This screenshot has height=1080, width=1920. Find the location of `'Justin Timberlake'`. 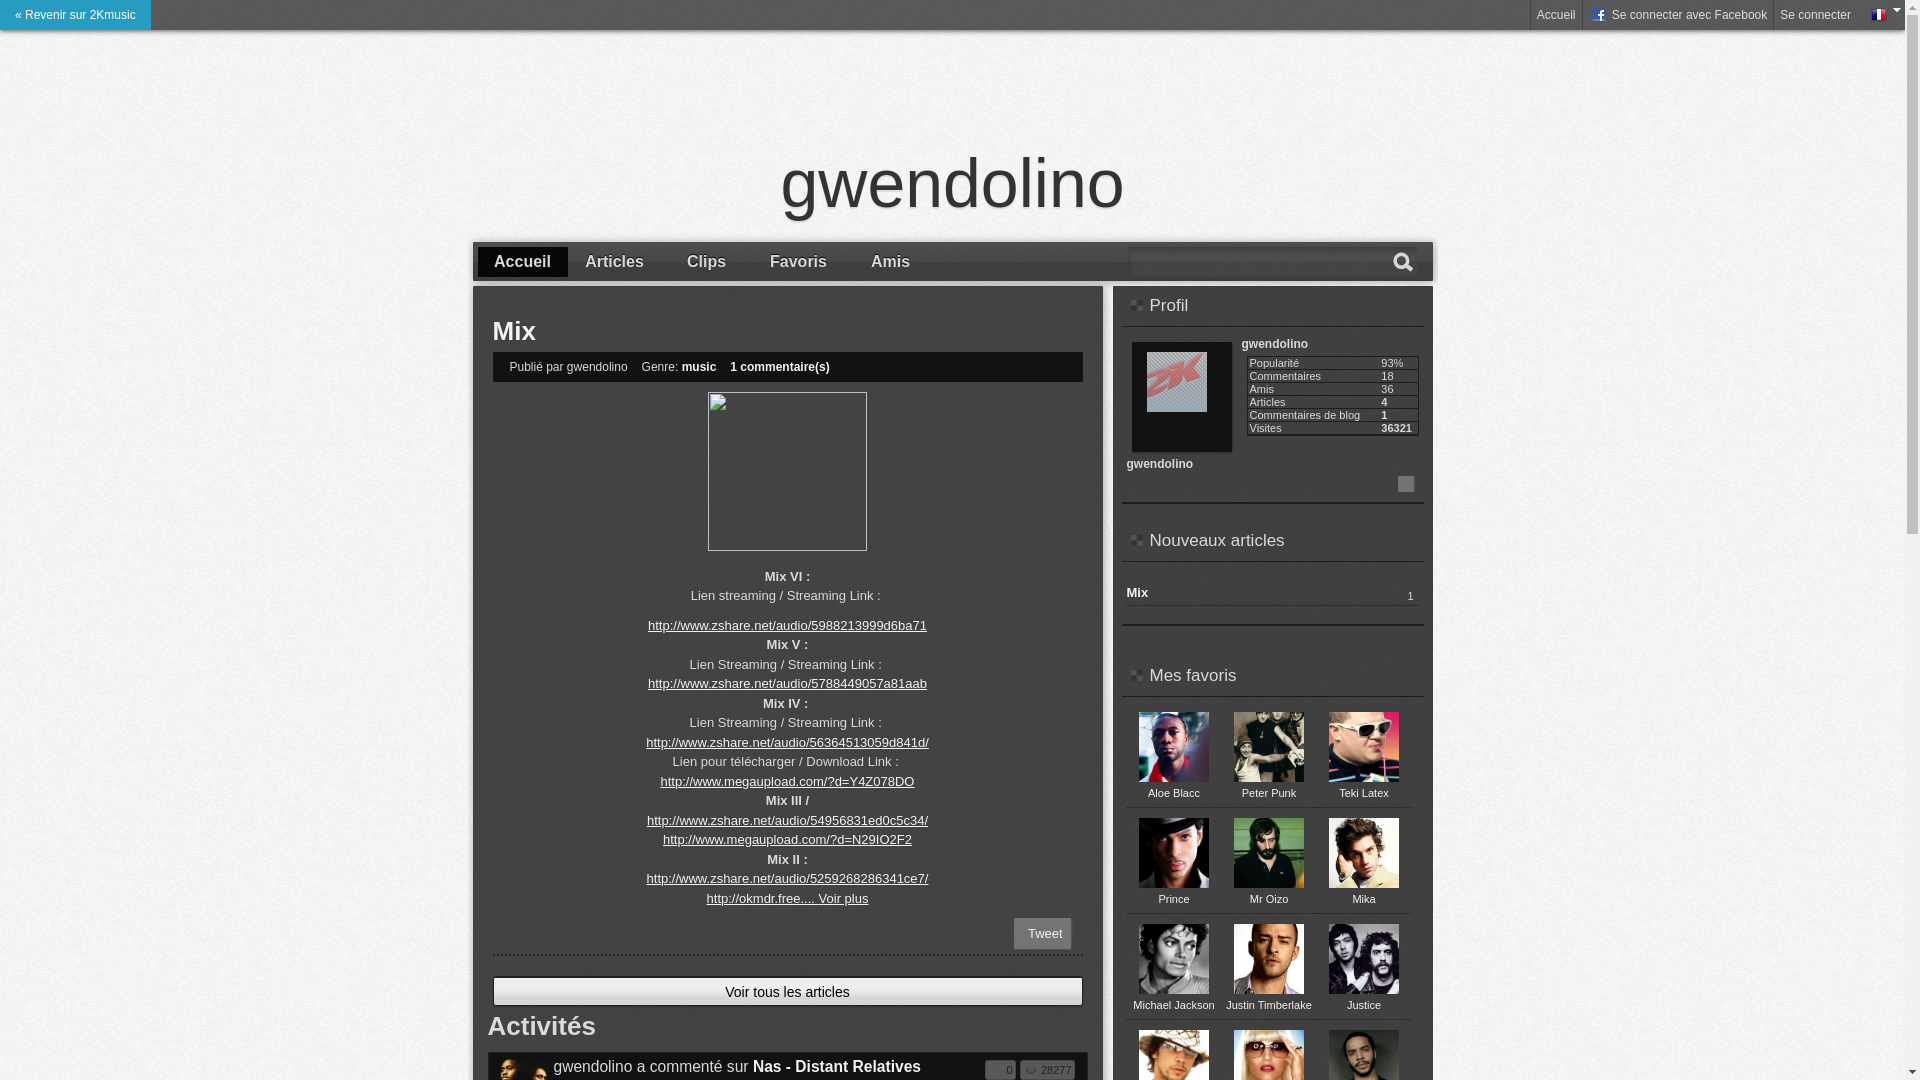

'Justin Timberlake' is located at coordinates (1267, 1005).